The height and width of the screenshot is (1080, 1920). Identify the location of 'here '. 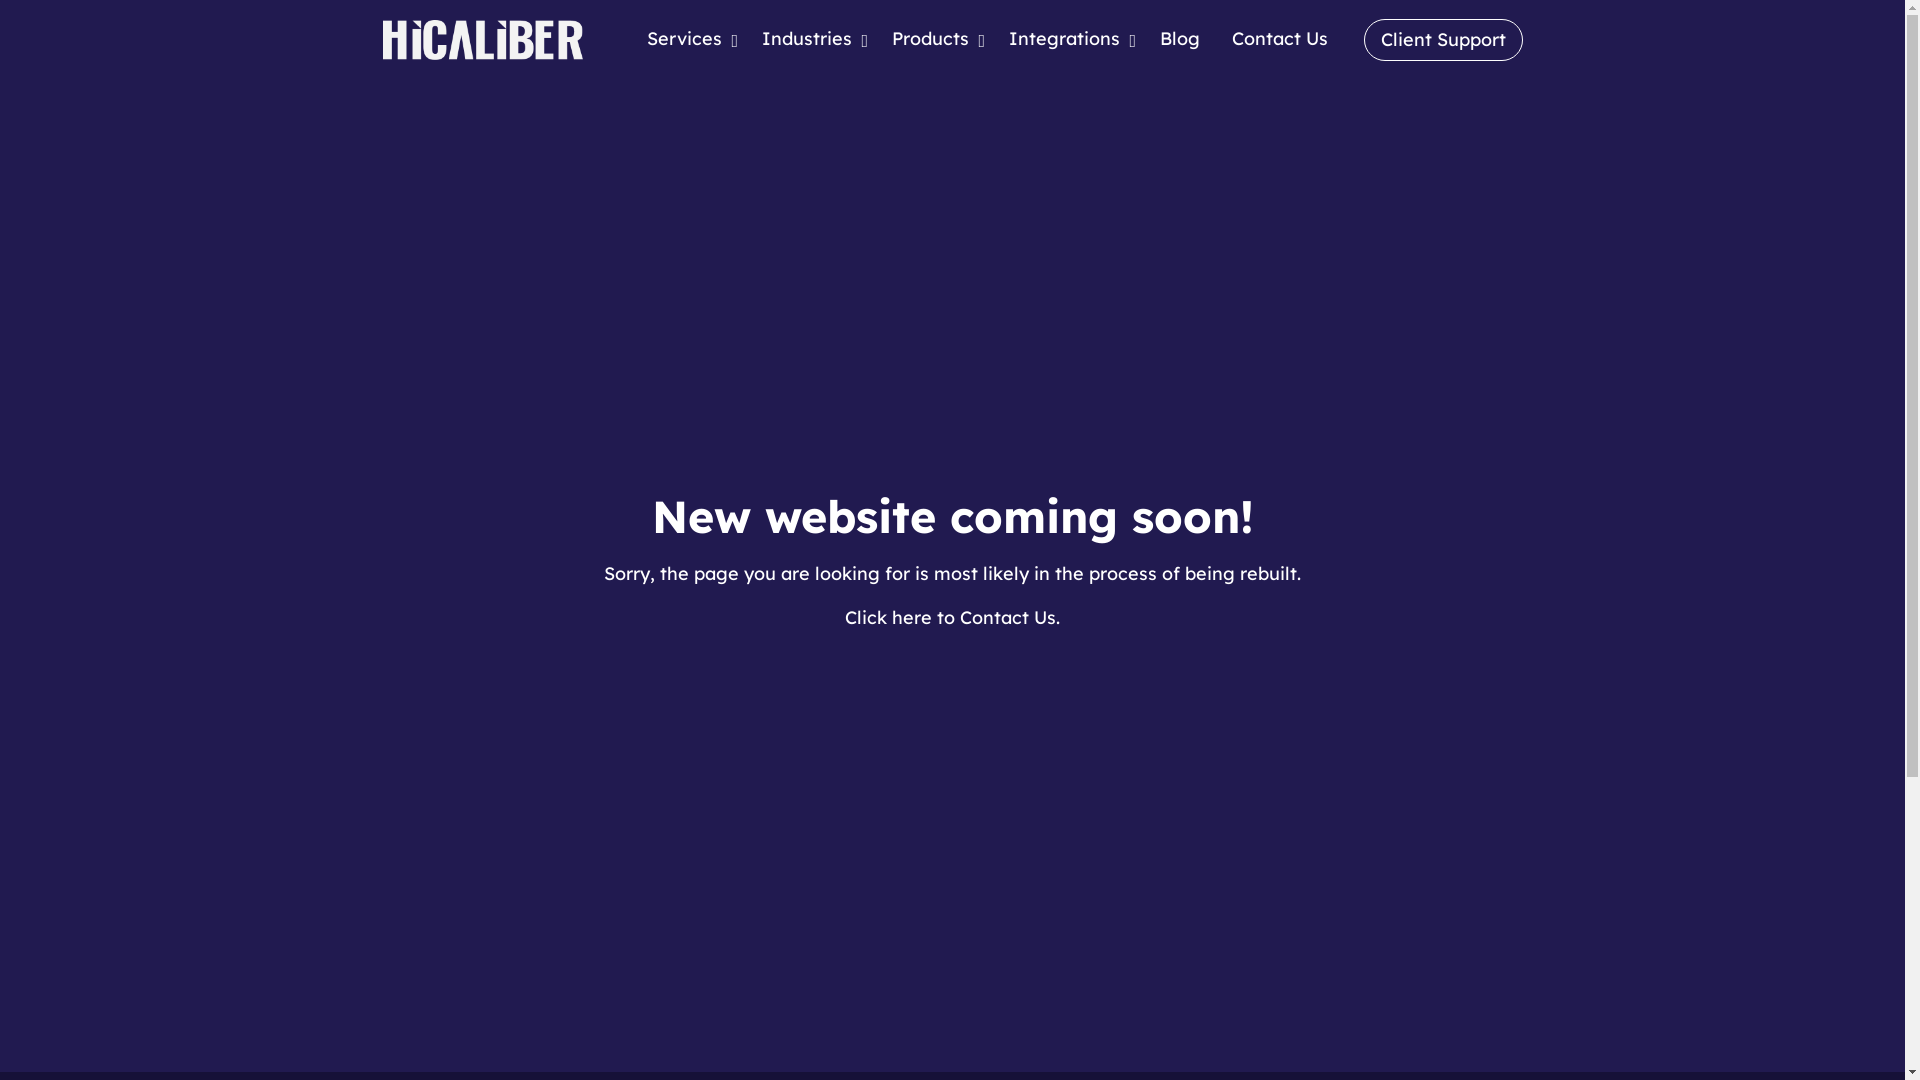
(913, 616).